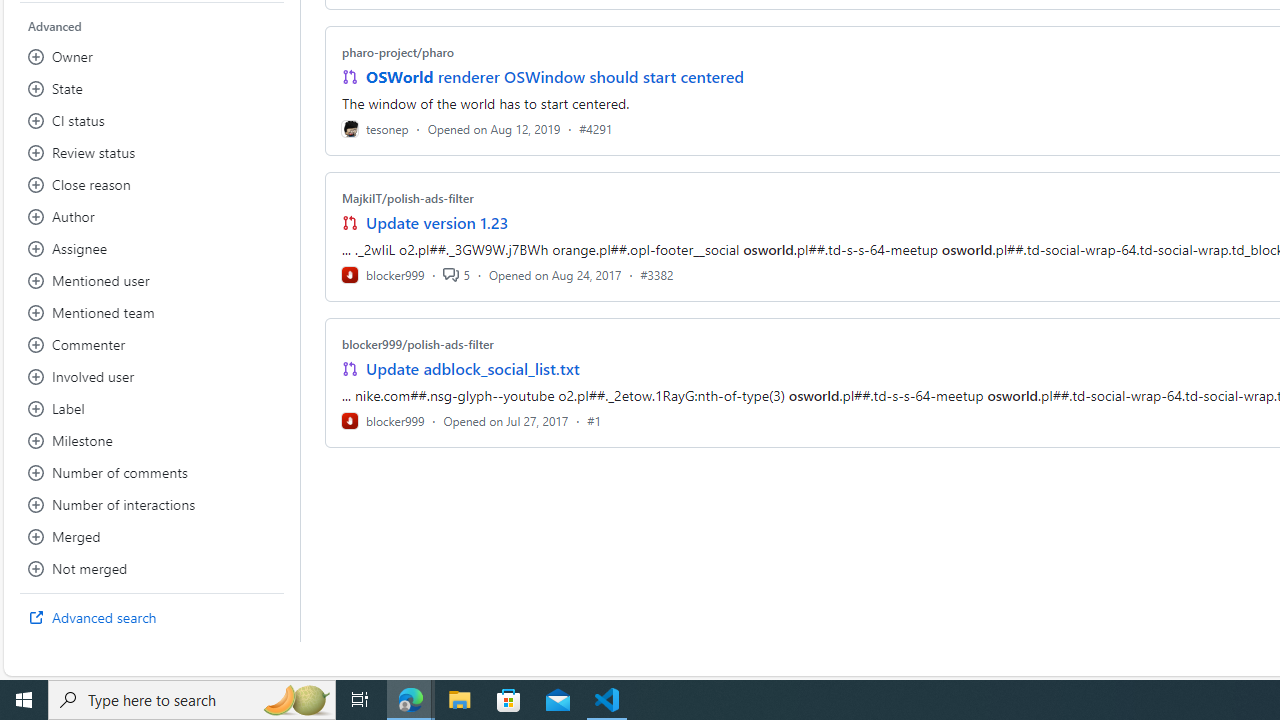 This screenshot has height=720, width=1280. What do you see at coordinates (151, 617) in the screenshot?
I see `'Advanced search'` at bounding box center [151, 617].